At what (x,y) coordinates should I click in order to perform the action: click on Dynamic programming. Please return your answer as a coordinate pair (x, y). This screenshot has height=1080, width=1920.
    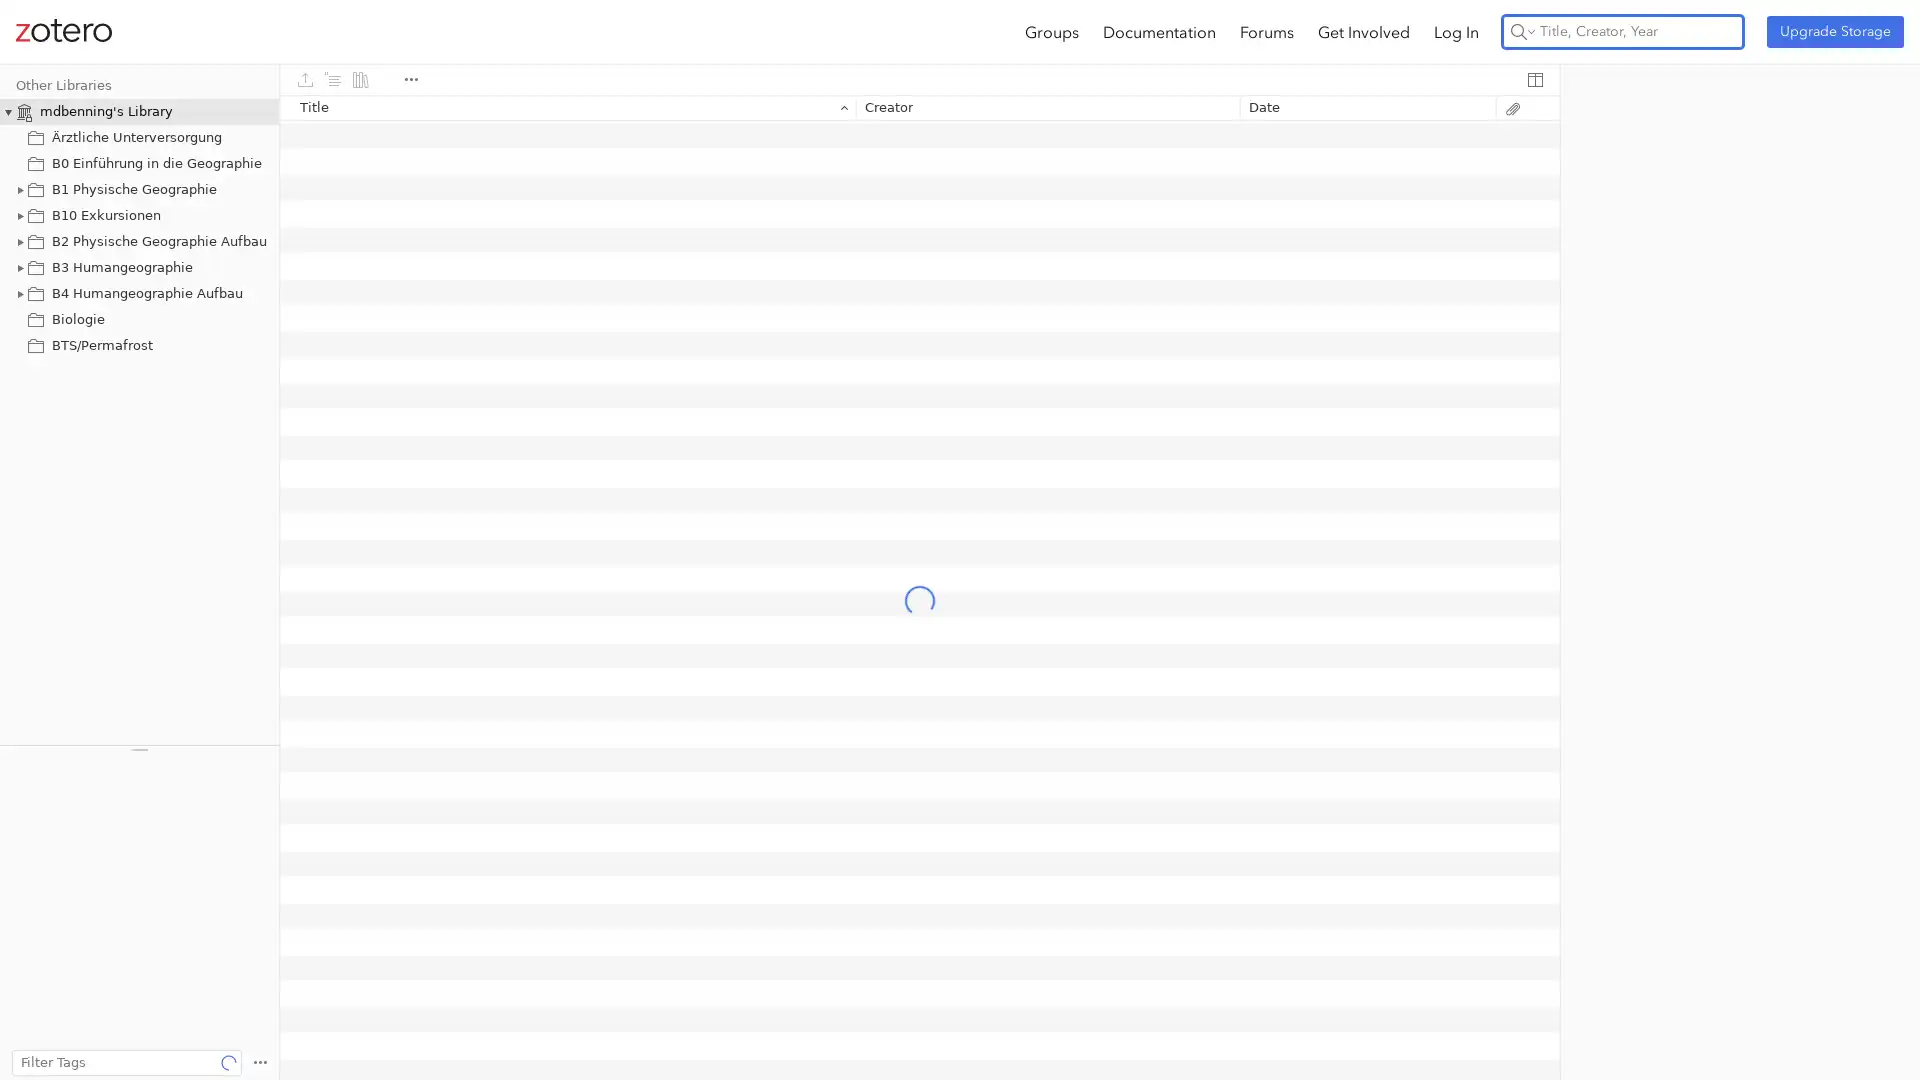
    Looking at the image, I should click on (85, 926).